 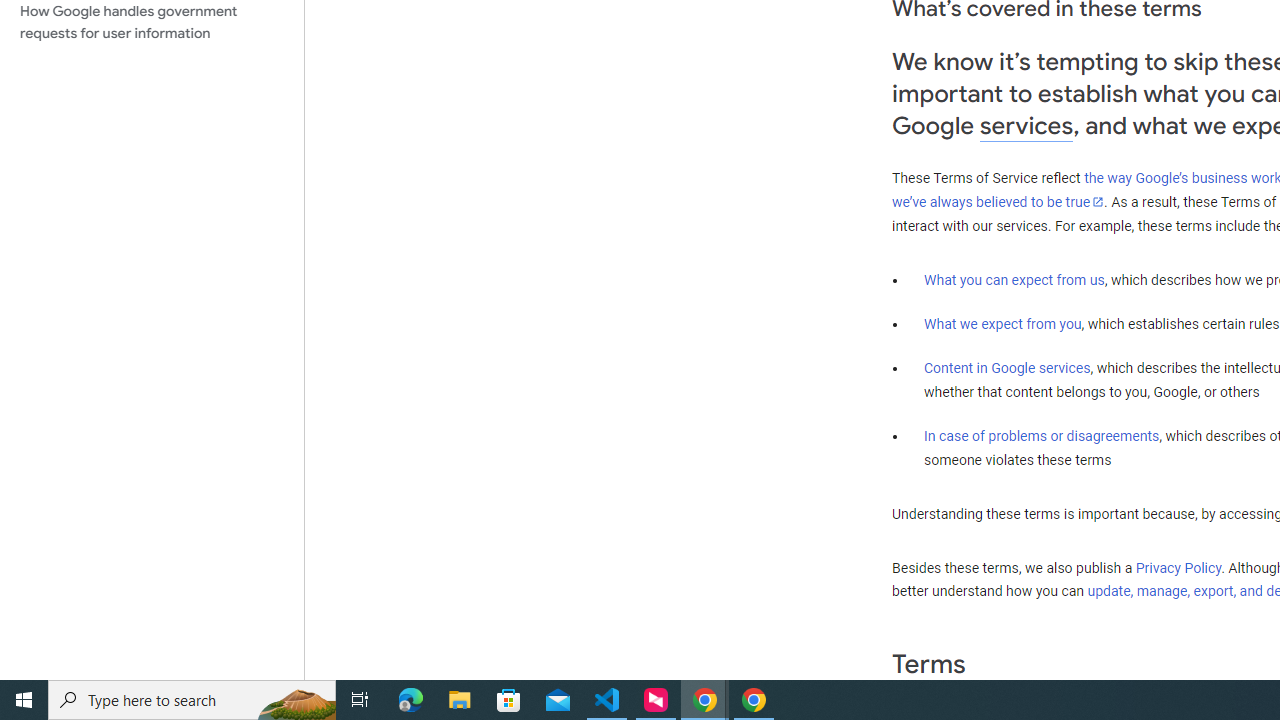 I want to click on 'Content in Google services', so click(x=1007, y=368).